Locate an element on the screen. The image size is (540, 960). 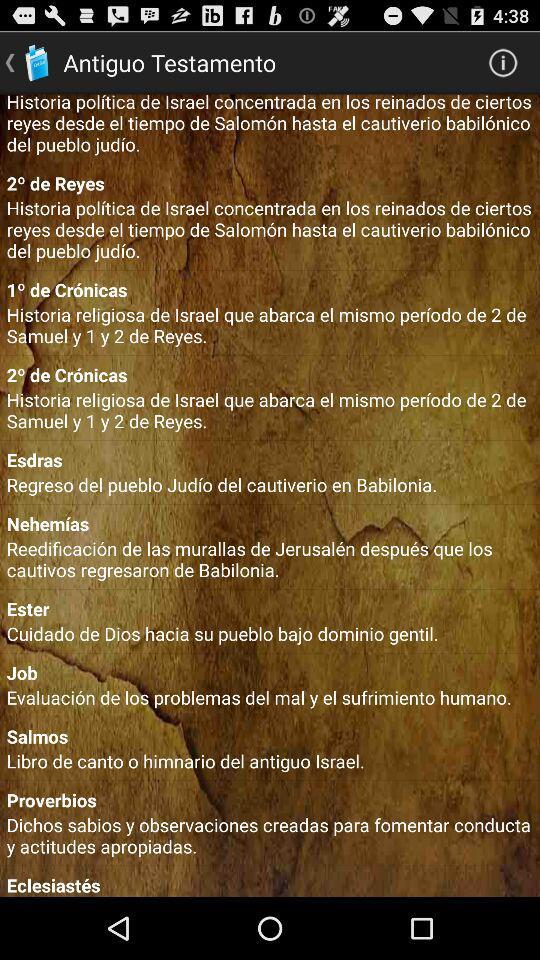
the app below regreso del pueblo is located at coordinates (270, 522).